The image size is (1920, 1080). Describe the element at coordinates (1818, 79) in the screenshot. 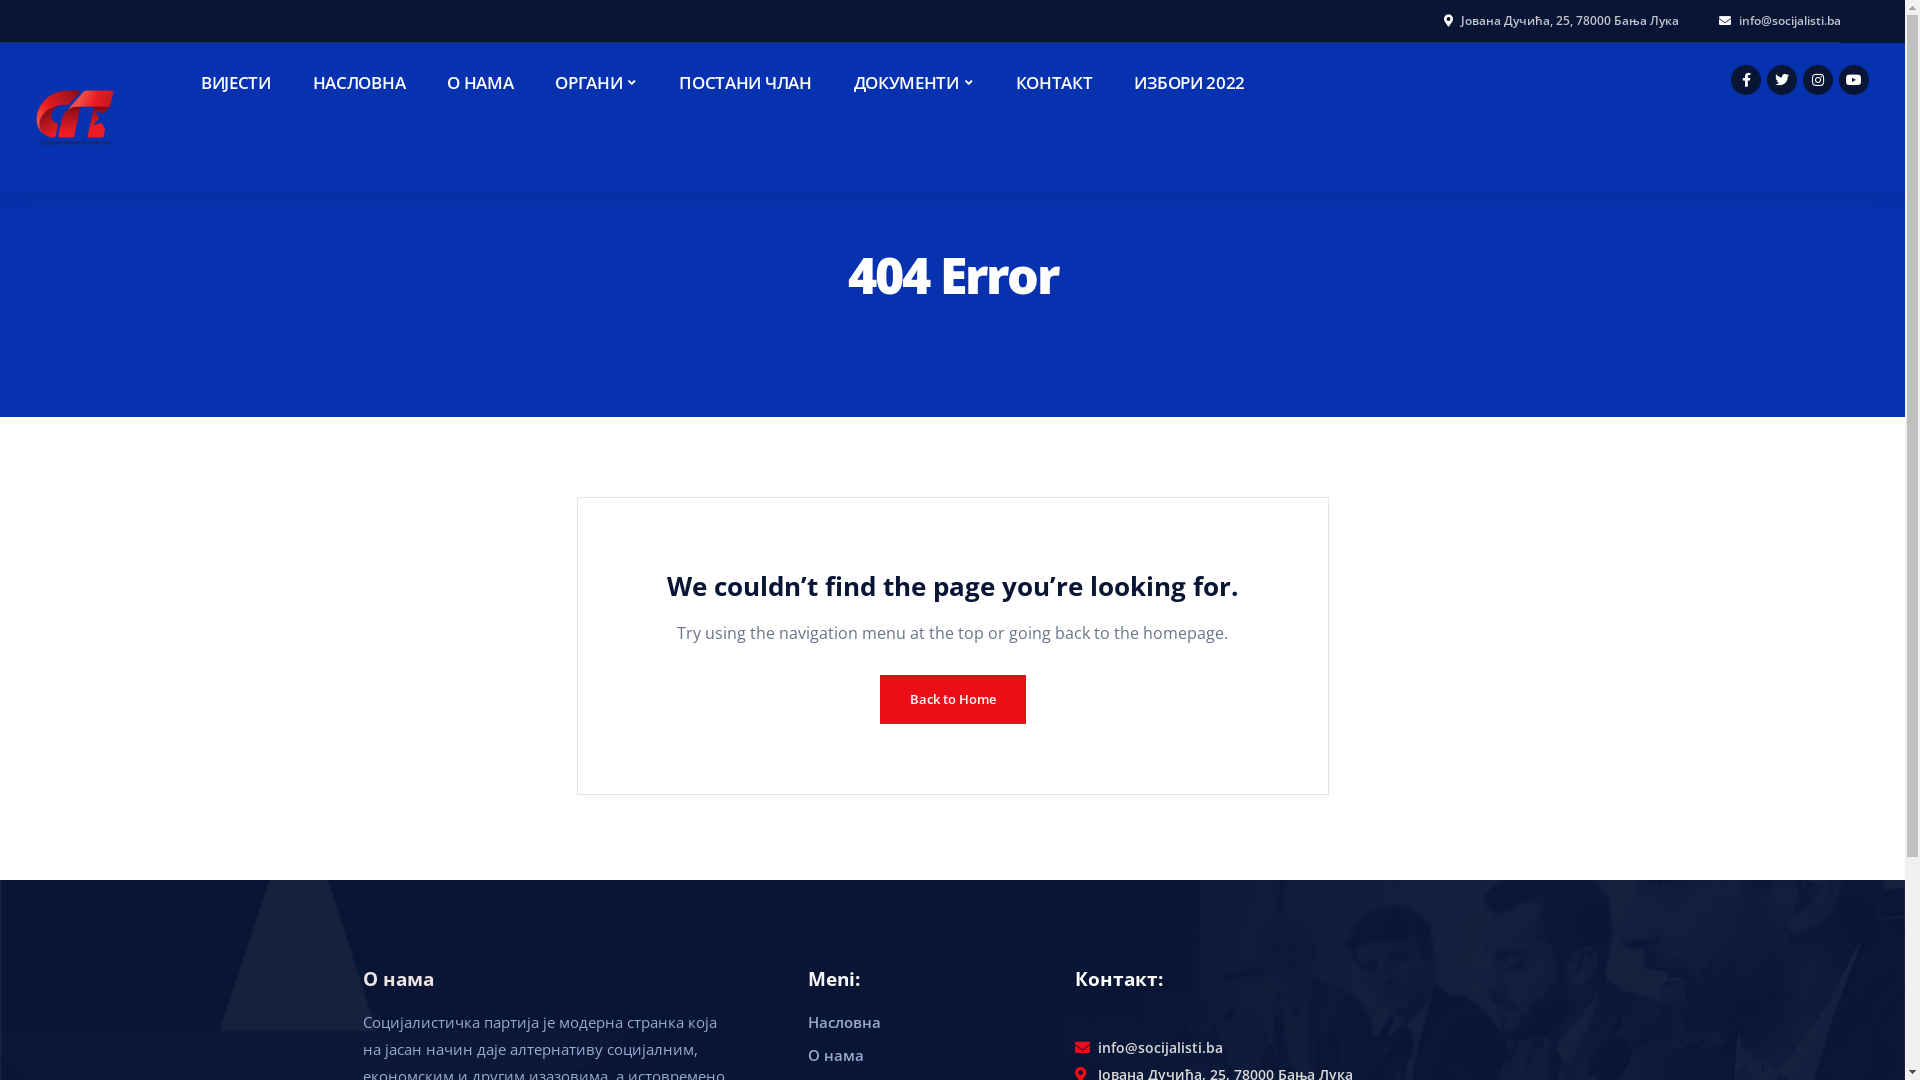

I see `'Instagram'` at that location.